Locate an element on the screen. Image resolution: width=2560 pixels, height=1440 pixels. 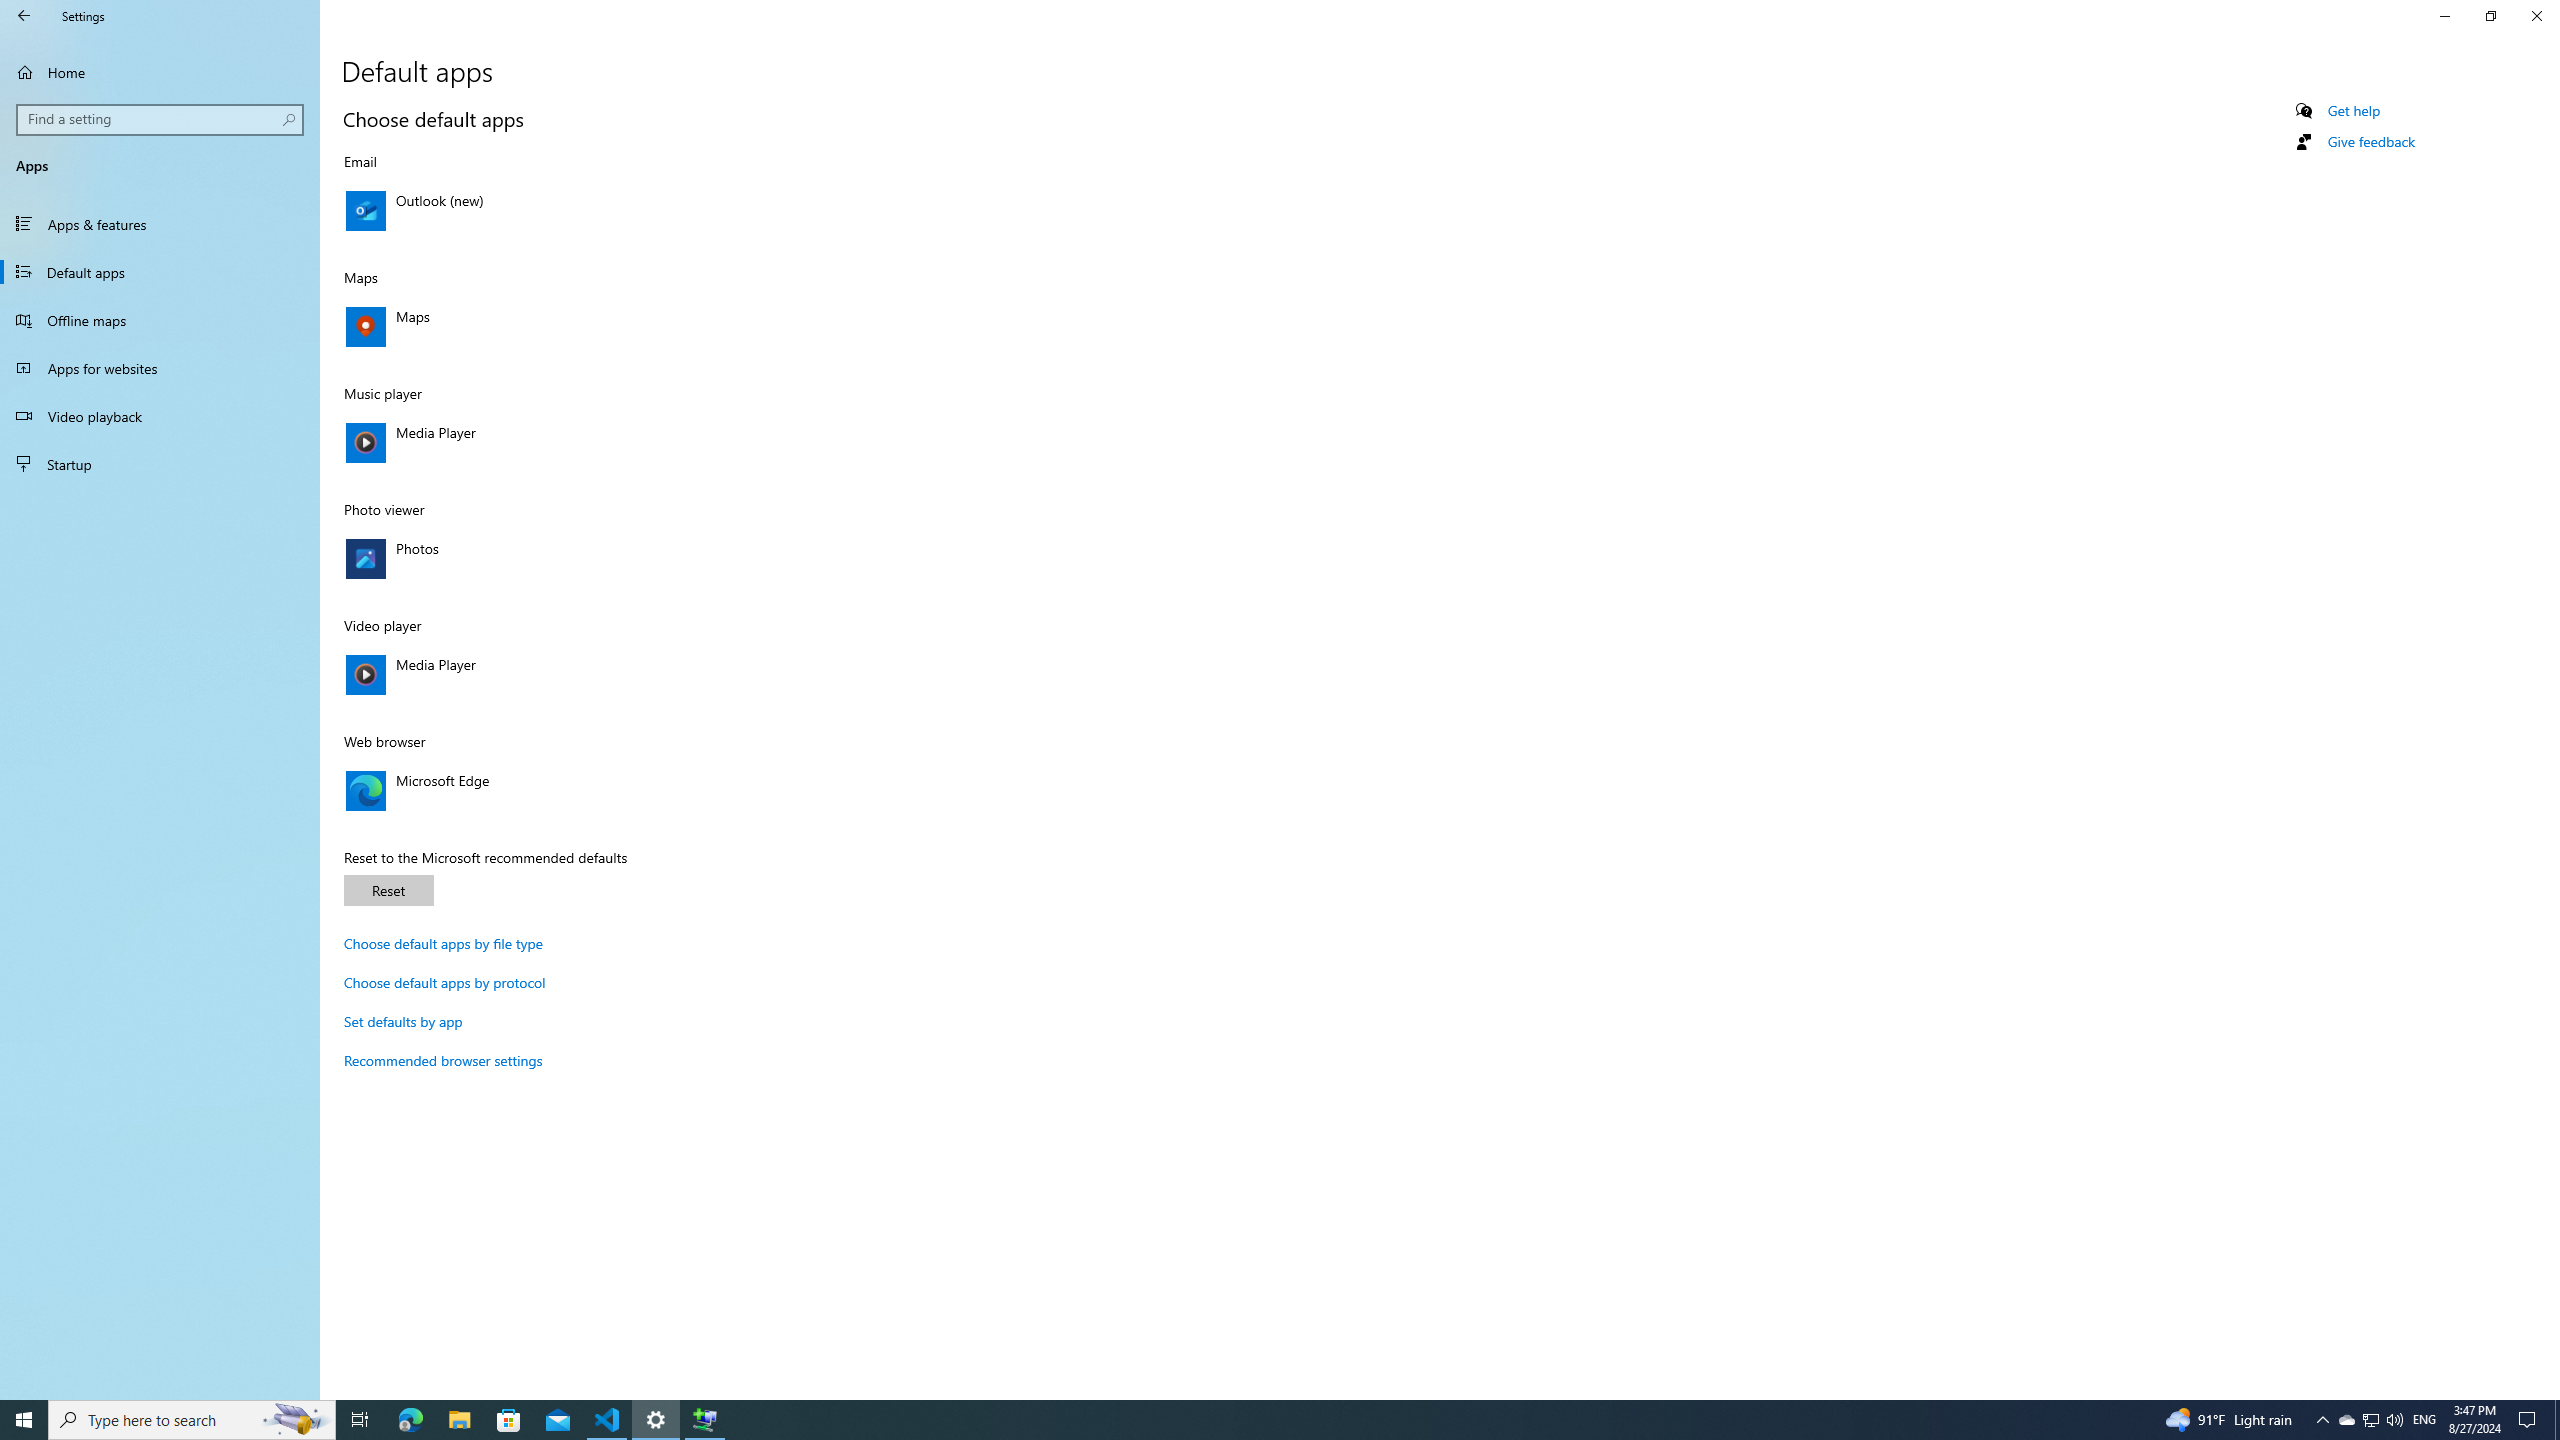
'Restore Settings' is located at coordinates (2490, 15).